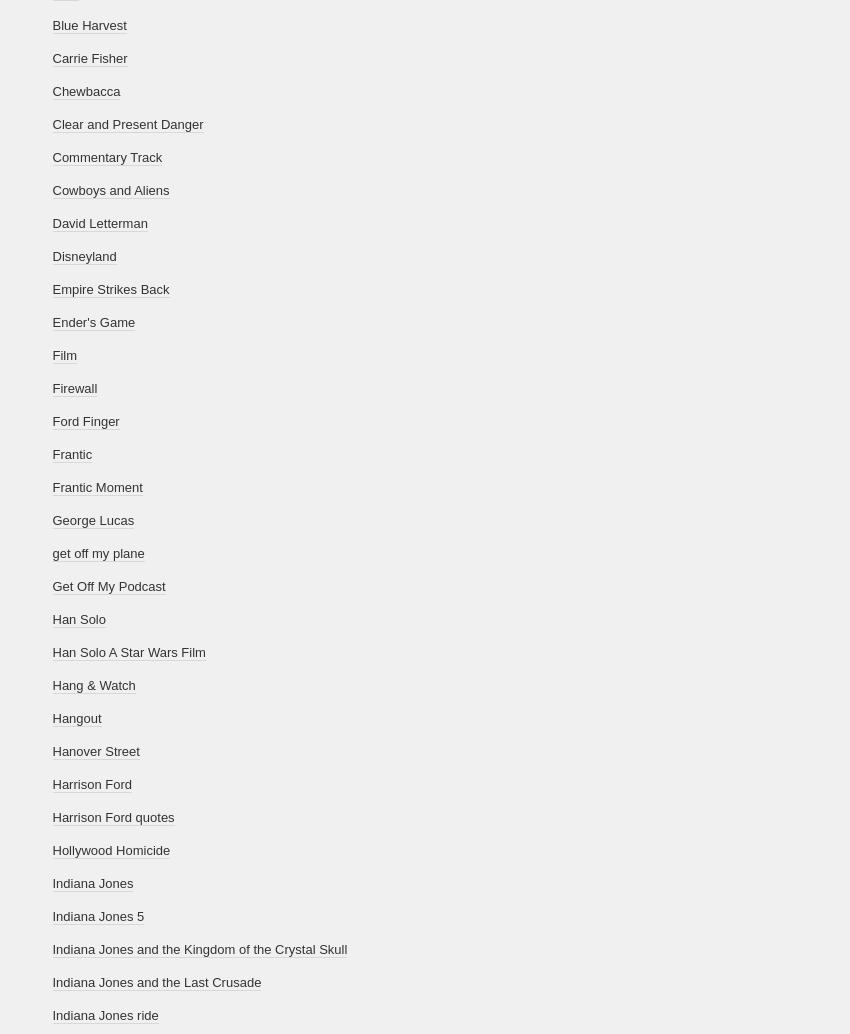 The height and width of the screenshot is (1034, 850). I want to click on 'Ender's Game', so click(52, 321).